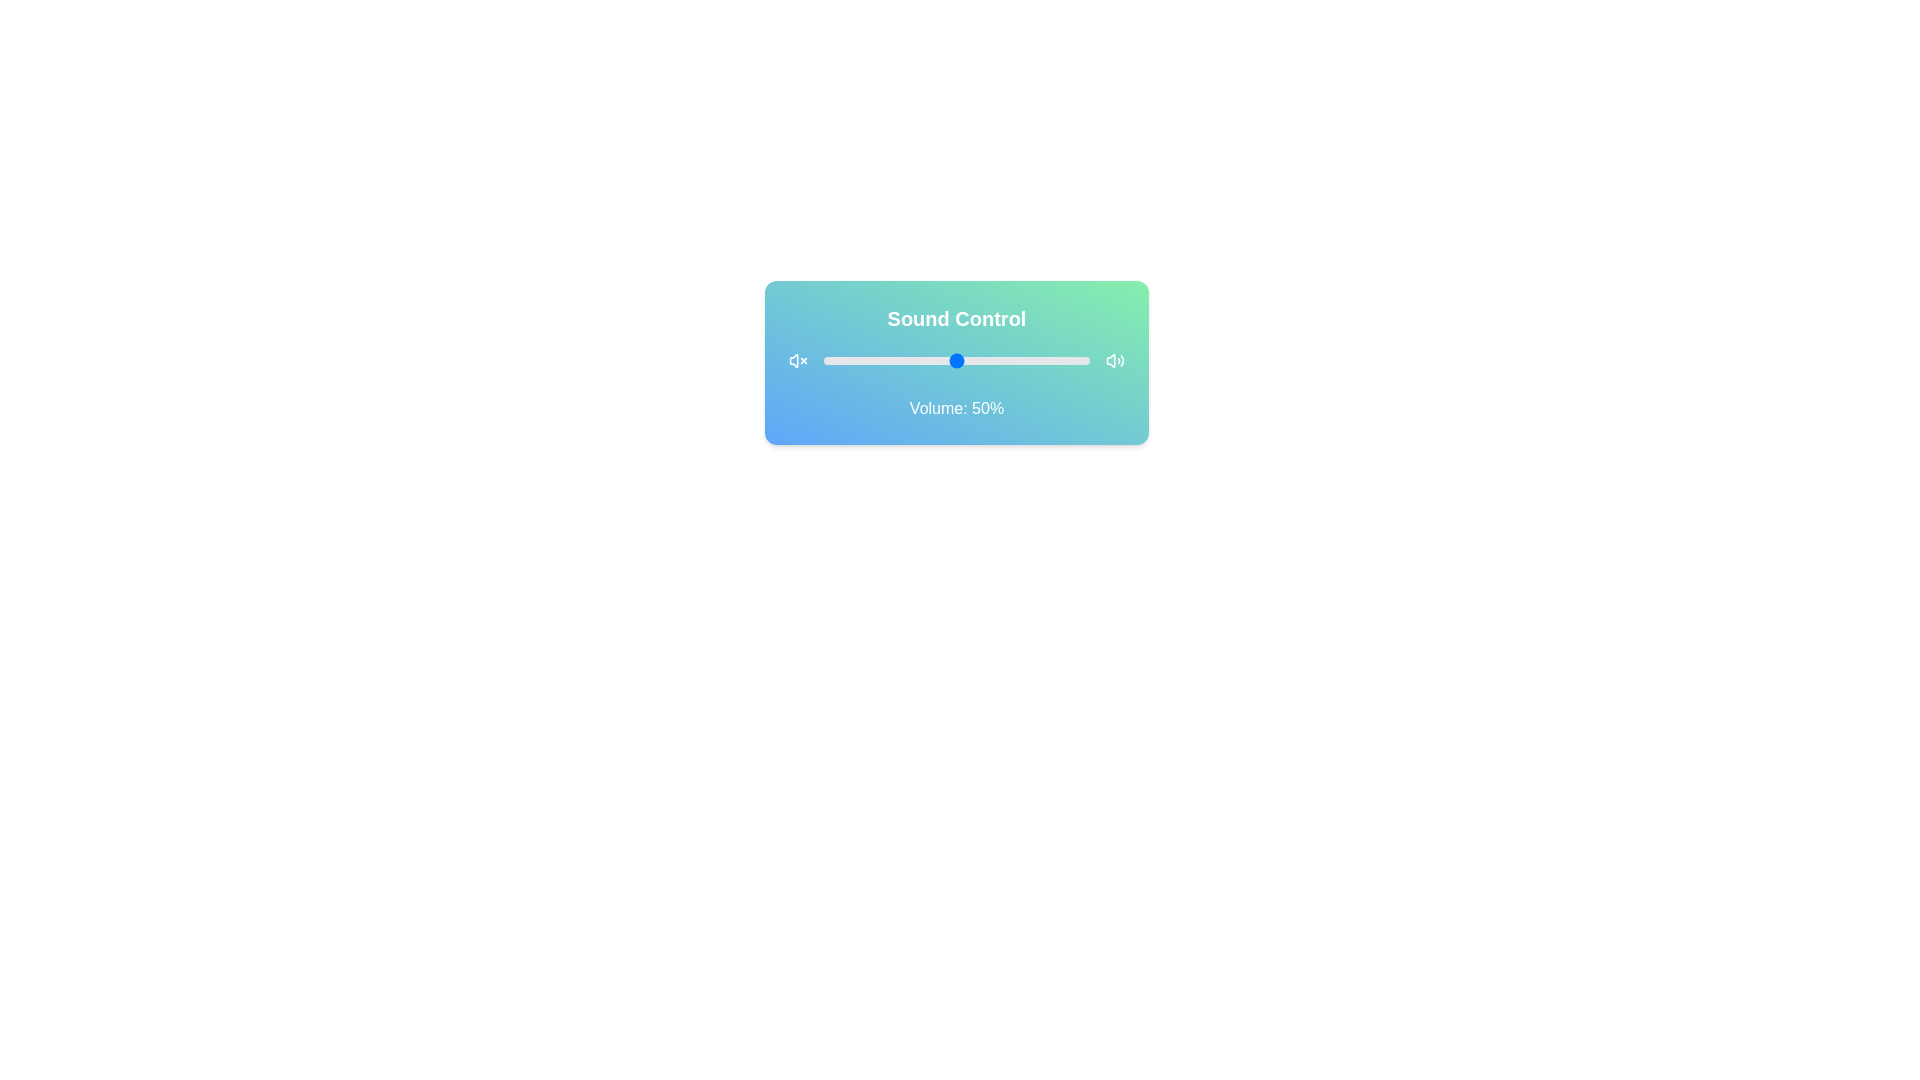  I want to click on the volume, so click(879, 361).